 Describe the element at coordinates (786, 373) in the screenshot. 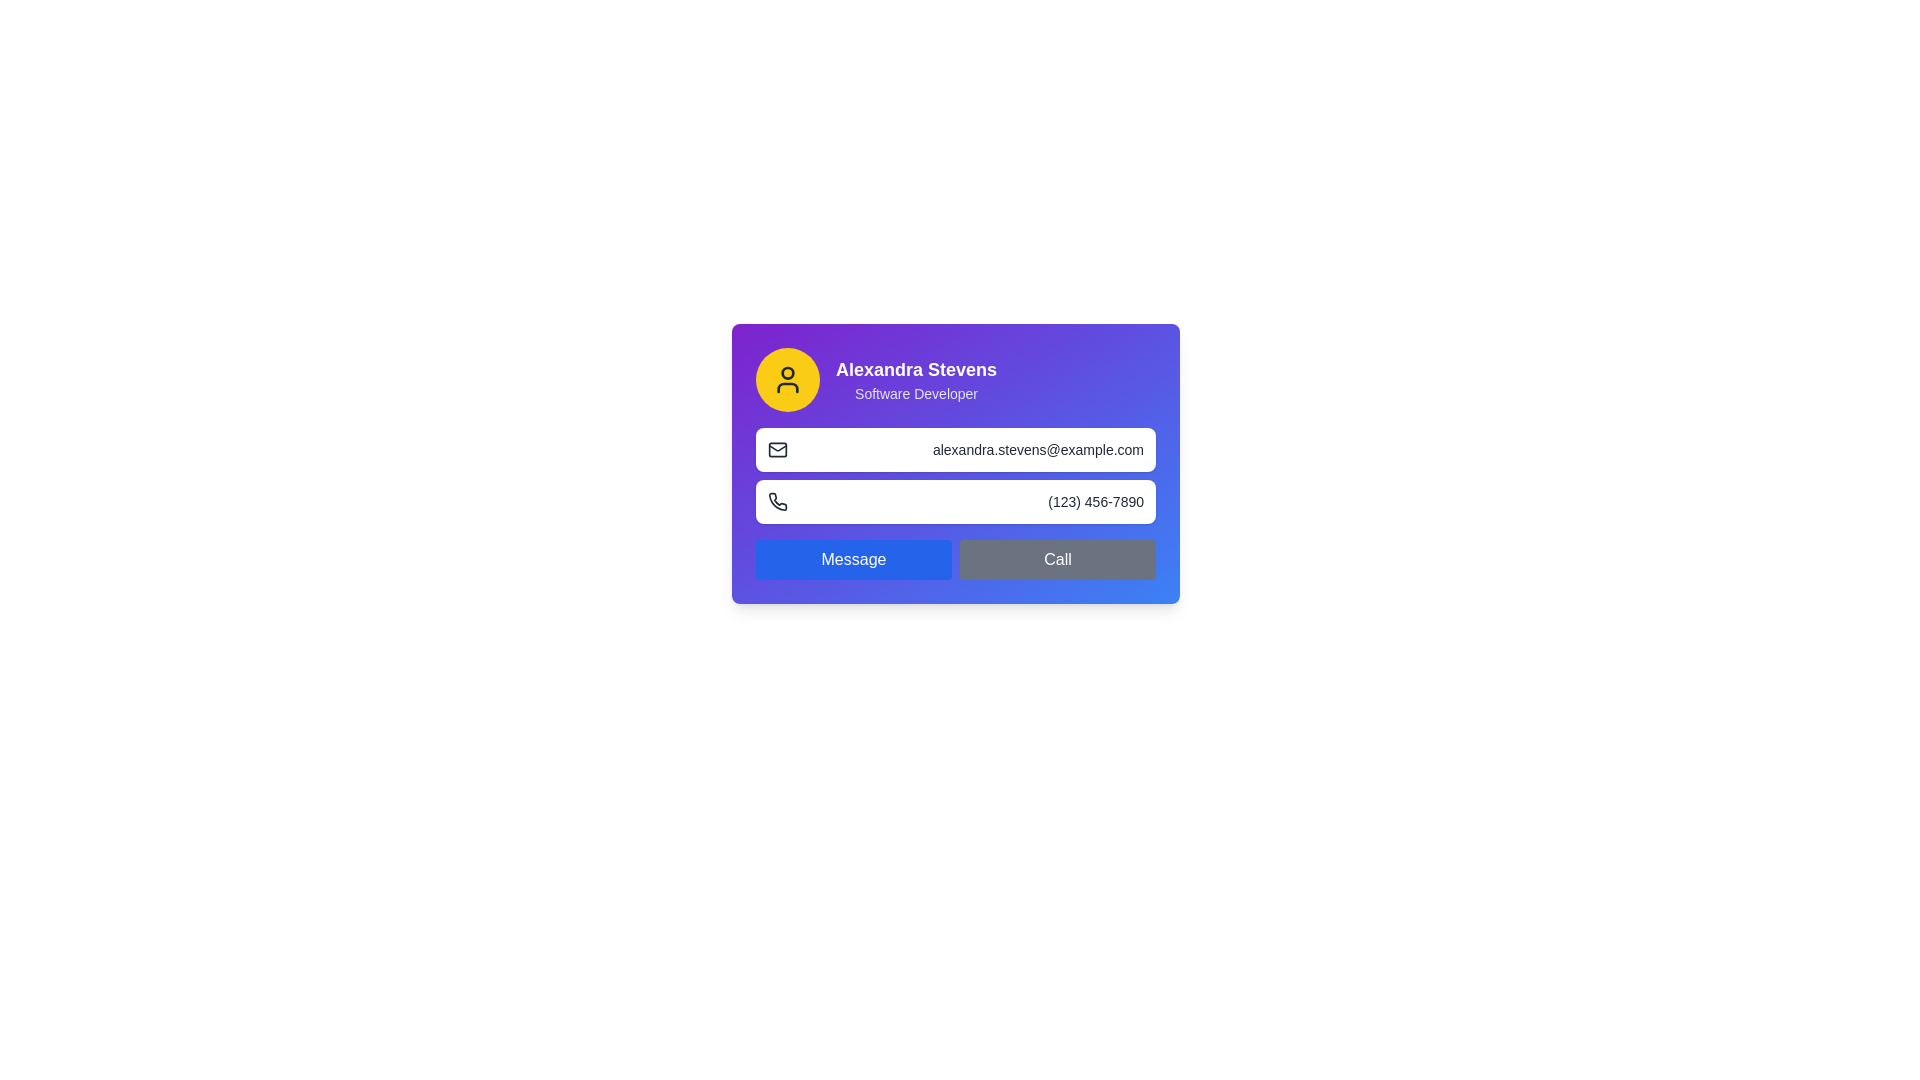

I see `small circular shape that represents the user avatar icon, positioned at the top-center of the yellow background, using developer tools` at that location.